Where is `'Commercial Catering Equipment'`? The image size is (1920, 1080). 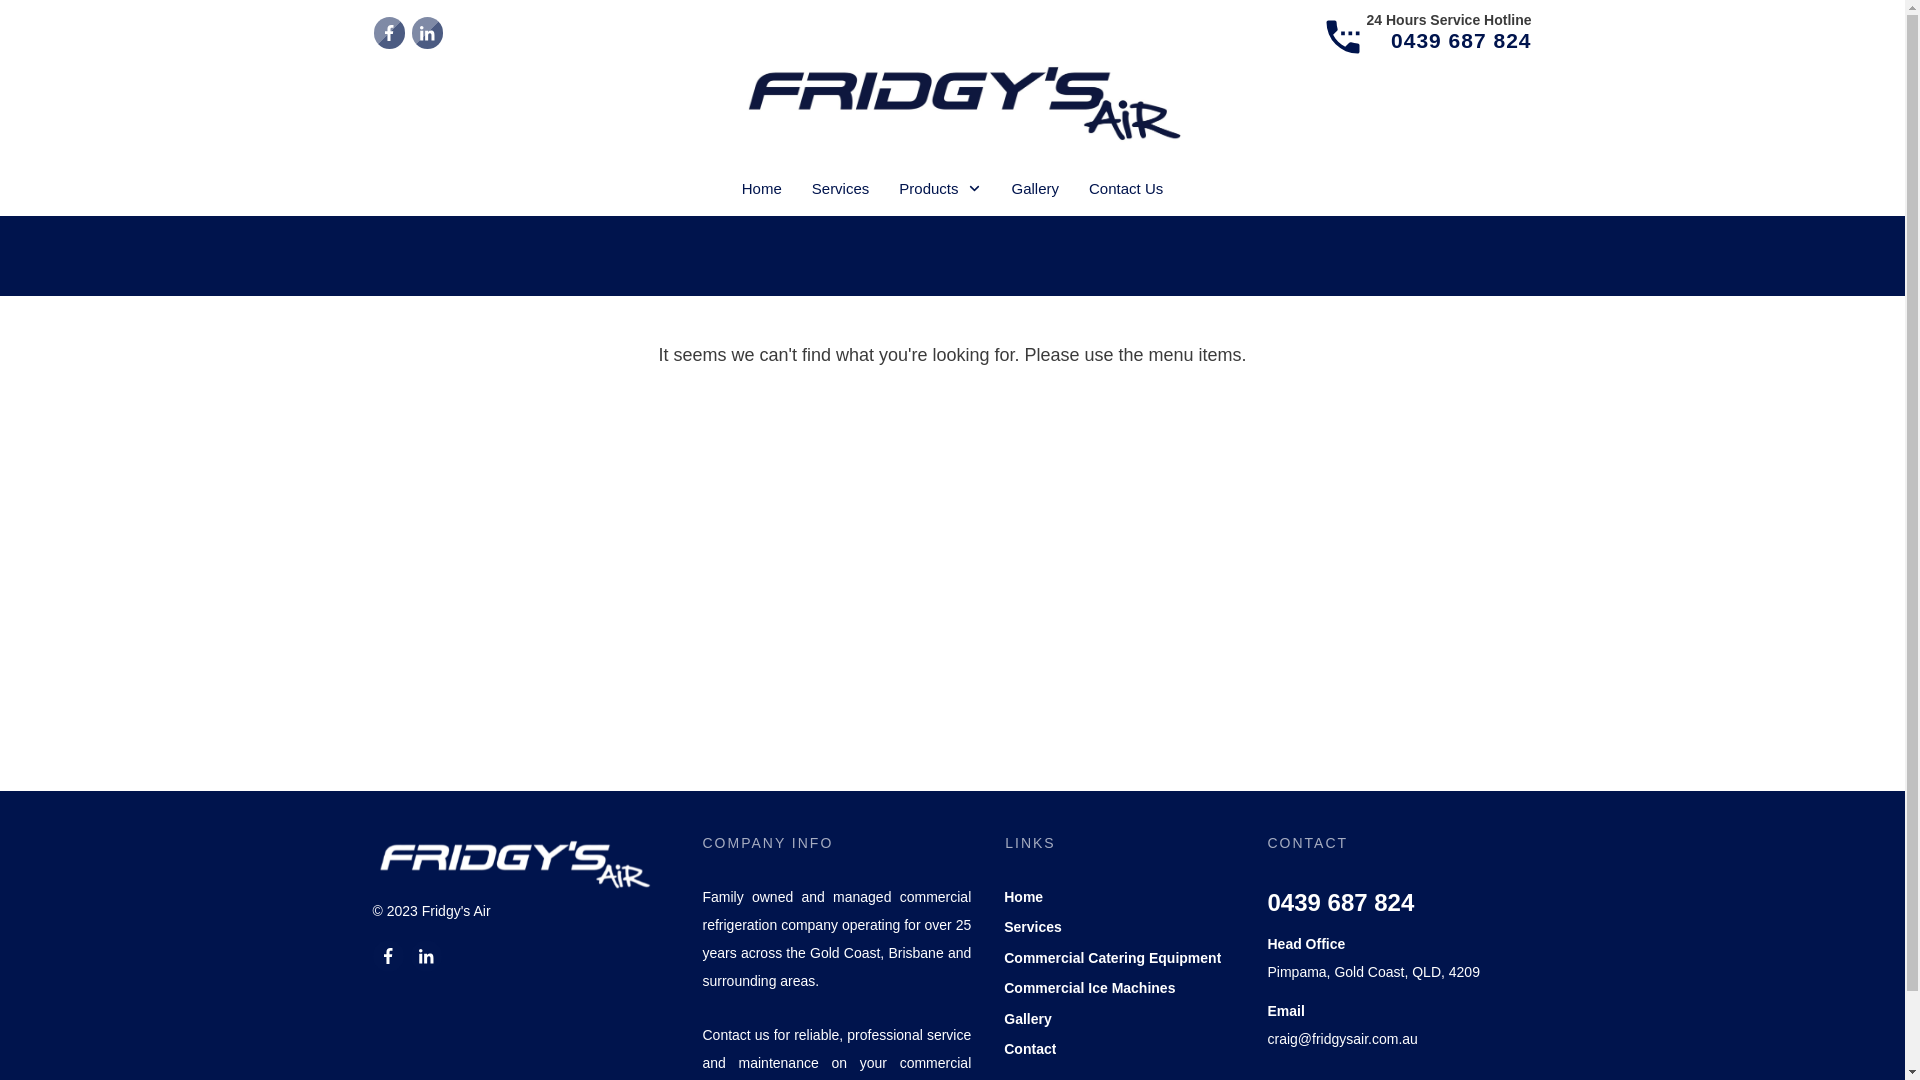 'Commercial Catering Equipment' is located at coordinates (1111, 956).